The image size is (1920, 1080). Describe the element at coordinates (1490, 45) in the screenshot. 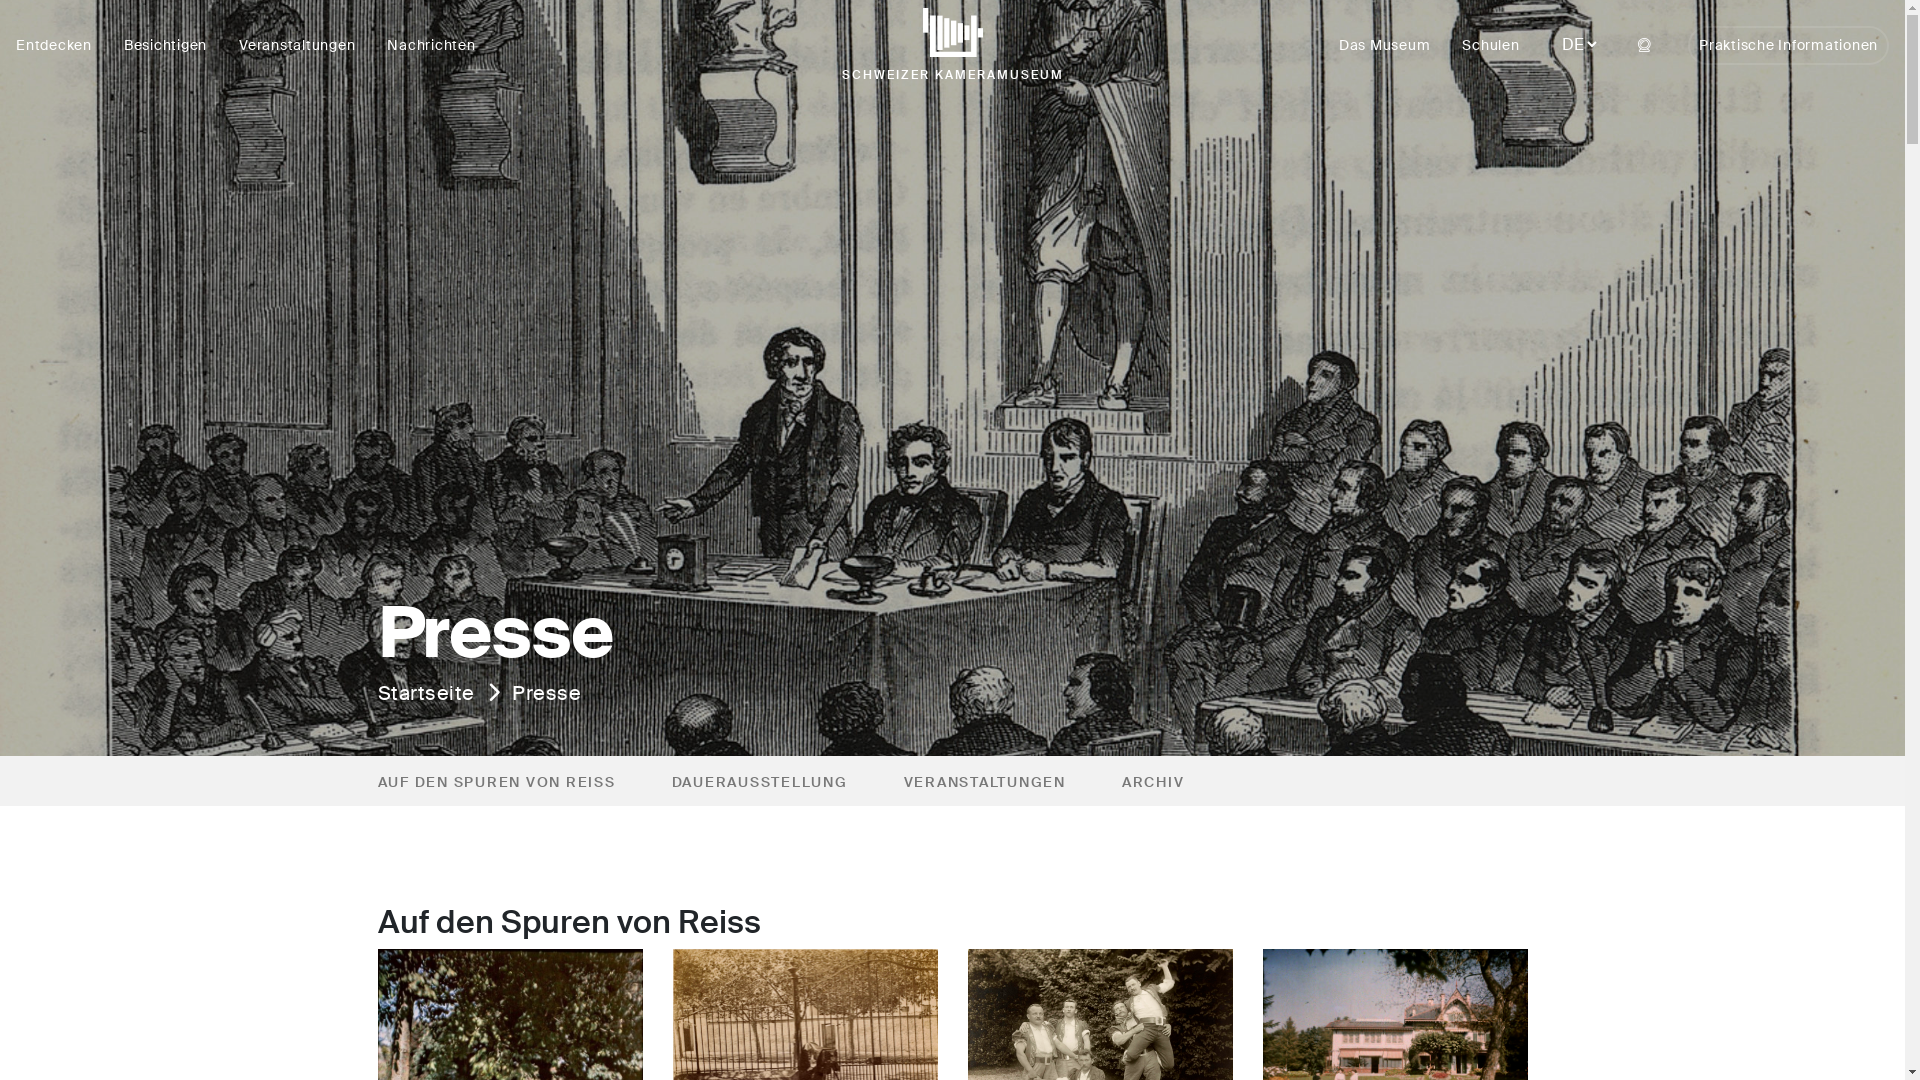

I see `'Schulen'` at that location.